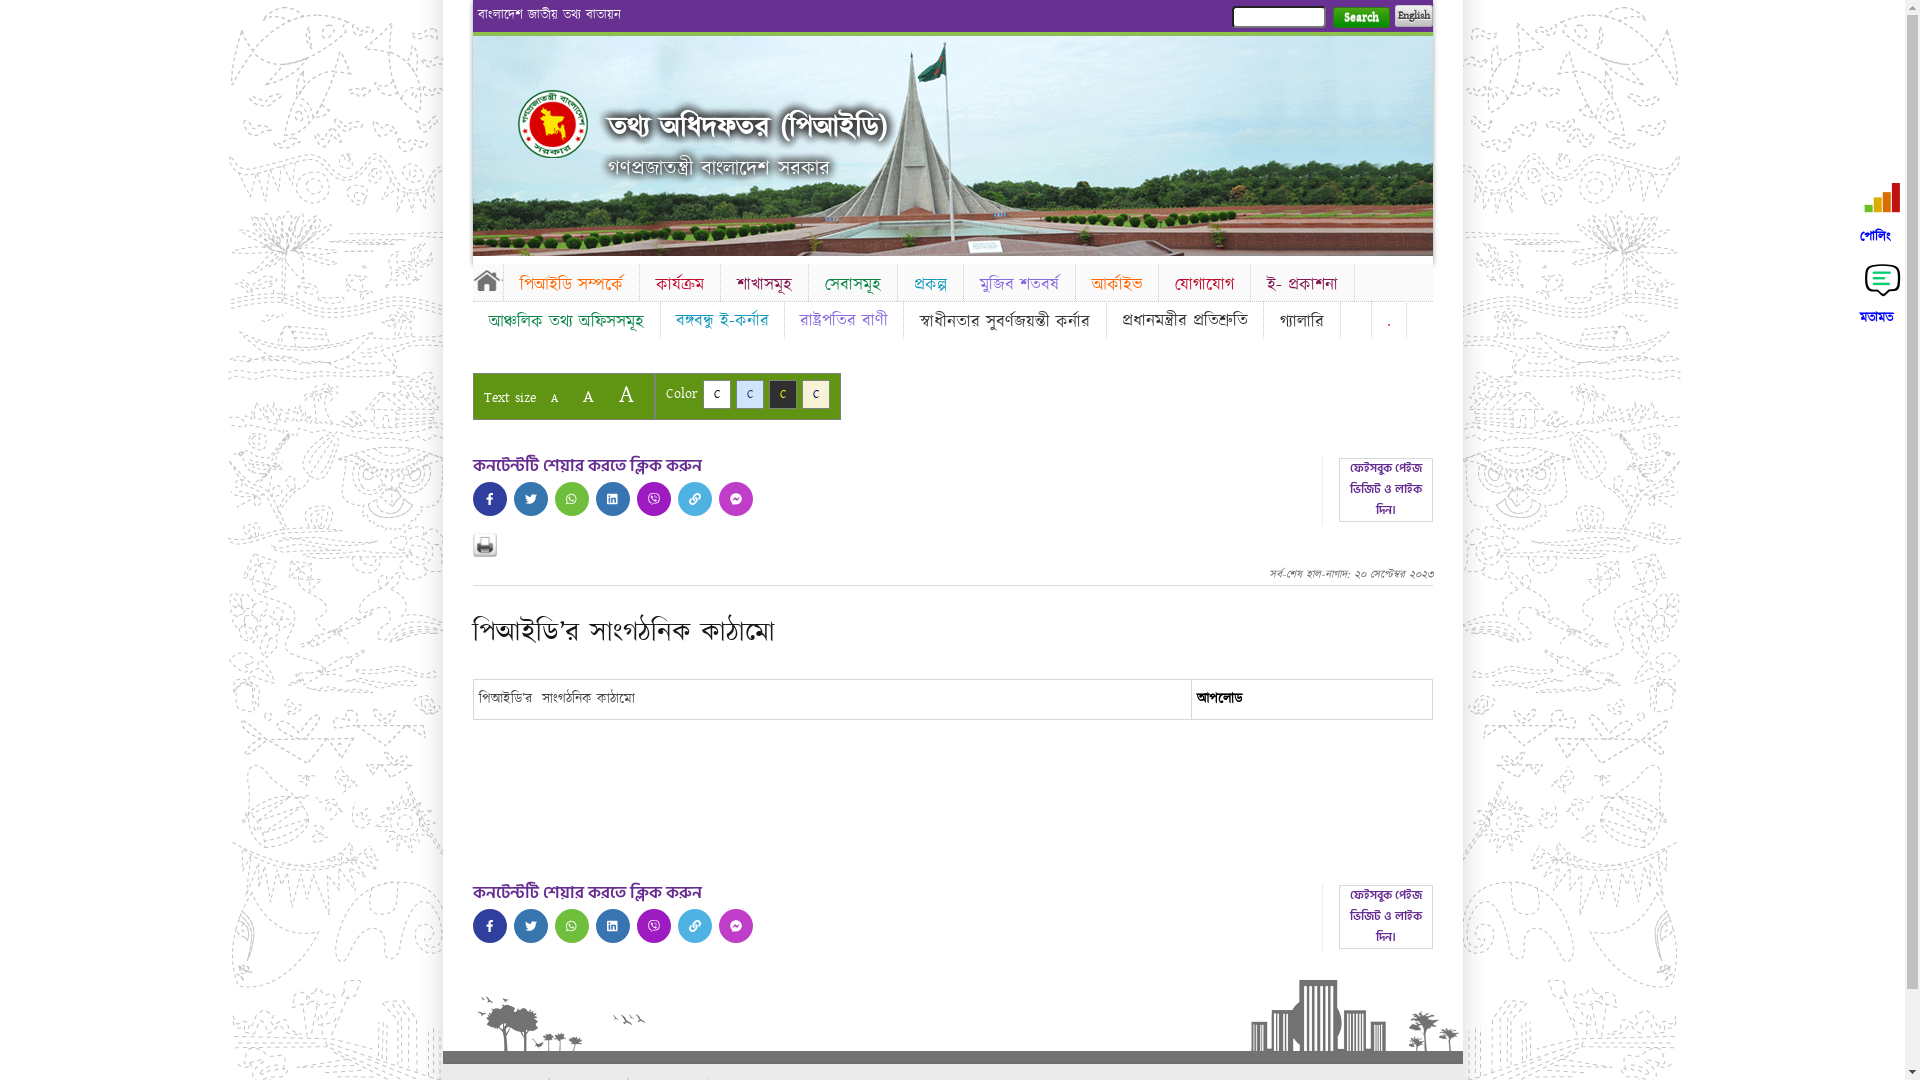 This screenshot has height=1080, width=1920. Describe the element at coordinates (701, 394) in the screenshot. I see `'C'` at that location.